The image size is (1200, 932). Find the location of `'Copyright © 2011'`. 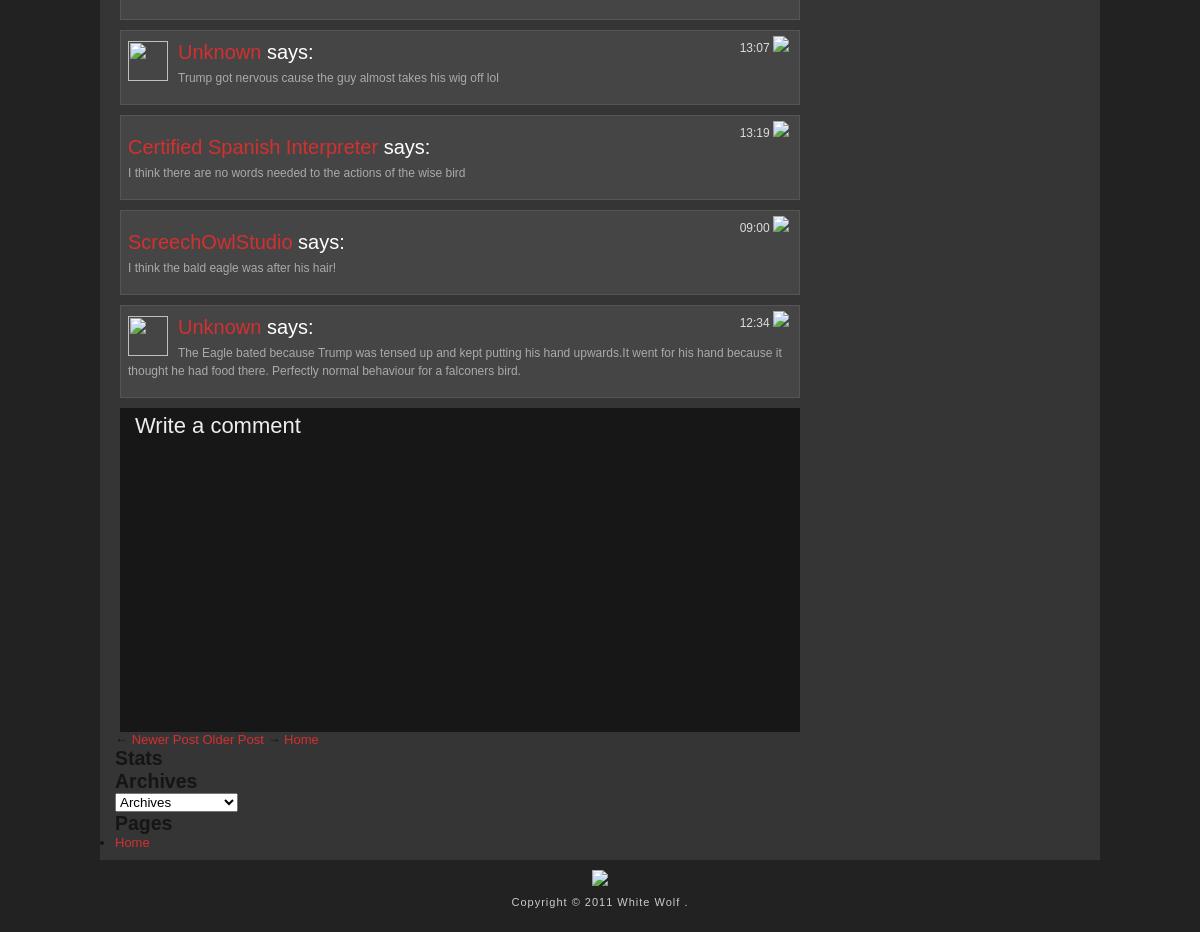

'Copyright © 2011' is located at coordinates (563, 900).